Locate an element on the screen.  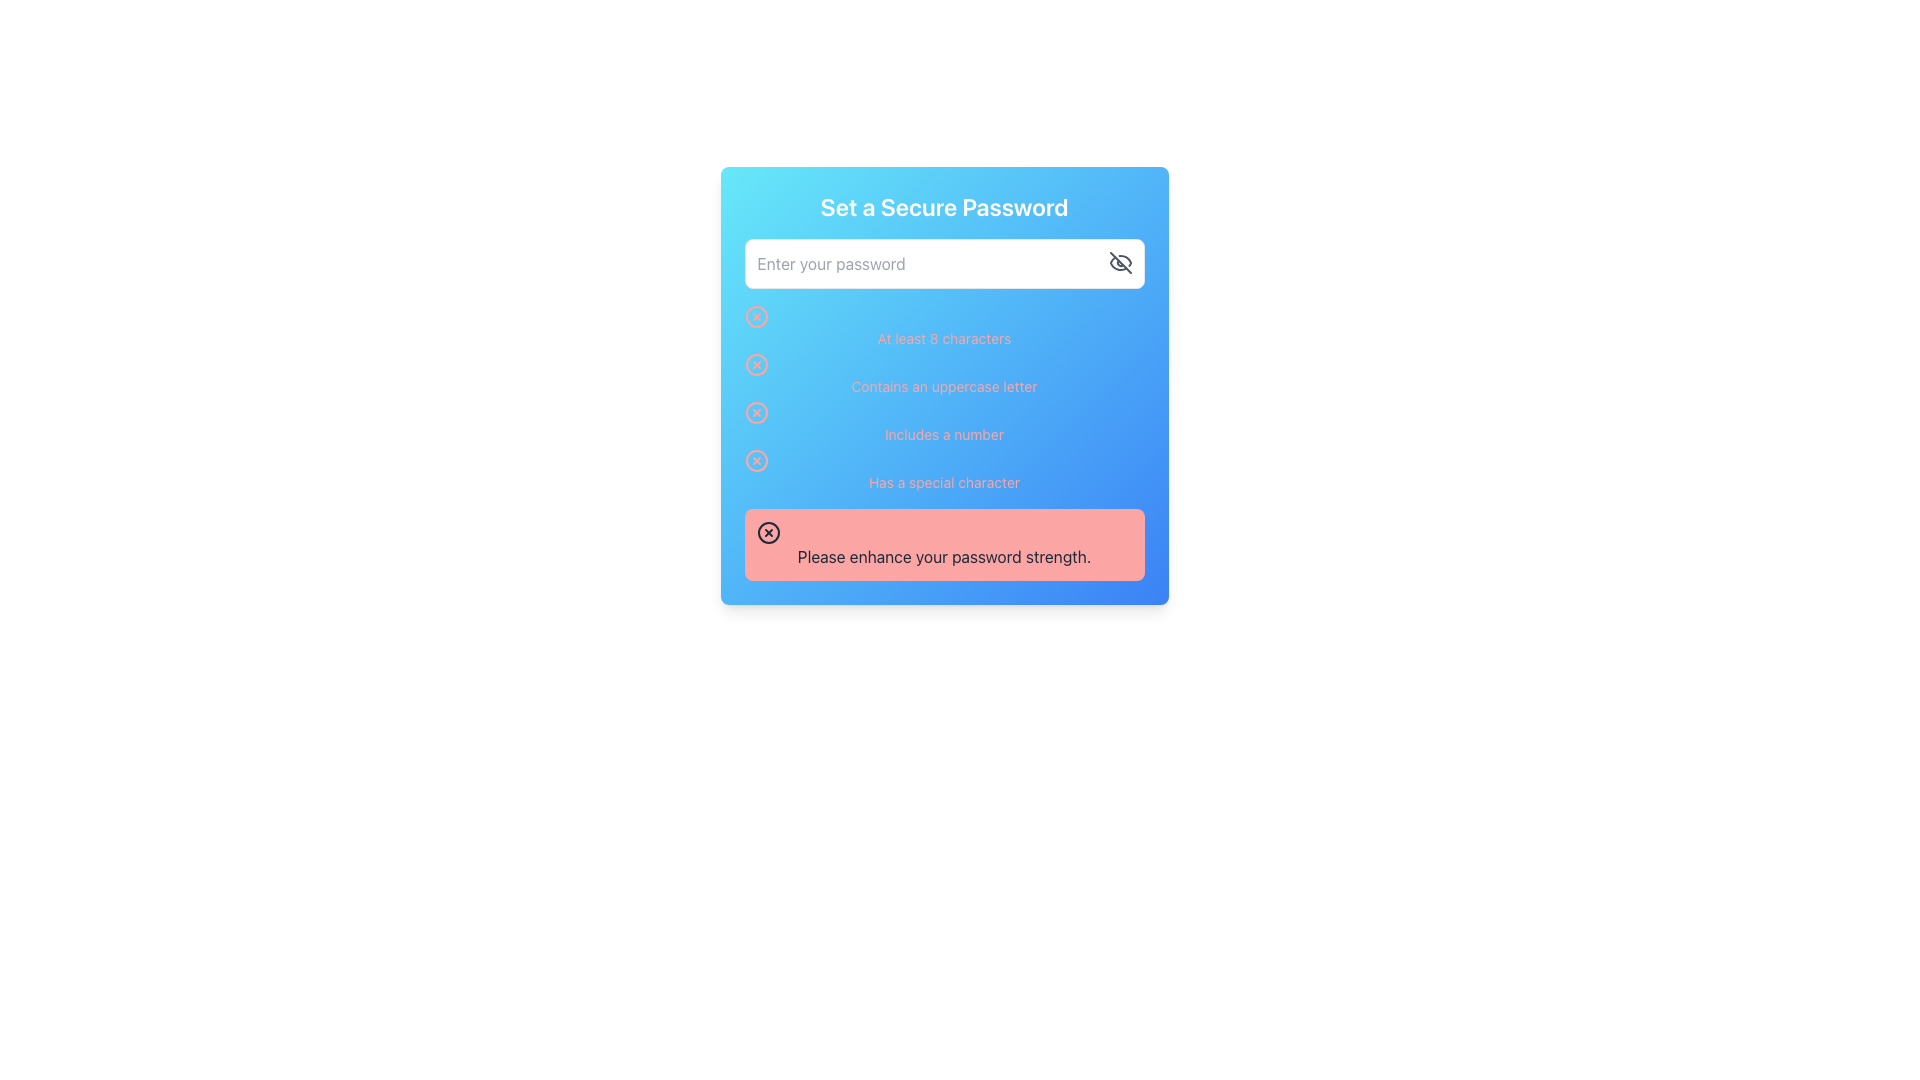
the second item in the vertically aligned checklist labeled 'Contains an uppercase letter' with a gradient blue background and a red icon indicating a negative condition is located at coordinates (943, 385).